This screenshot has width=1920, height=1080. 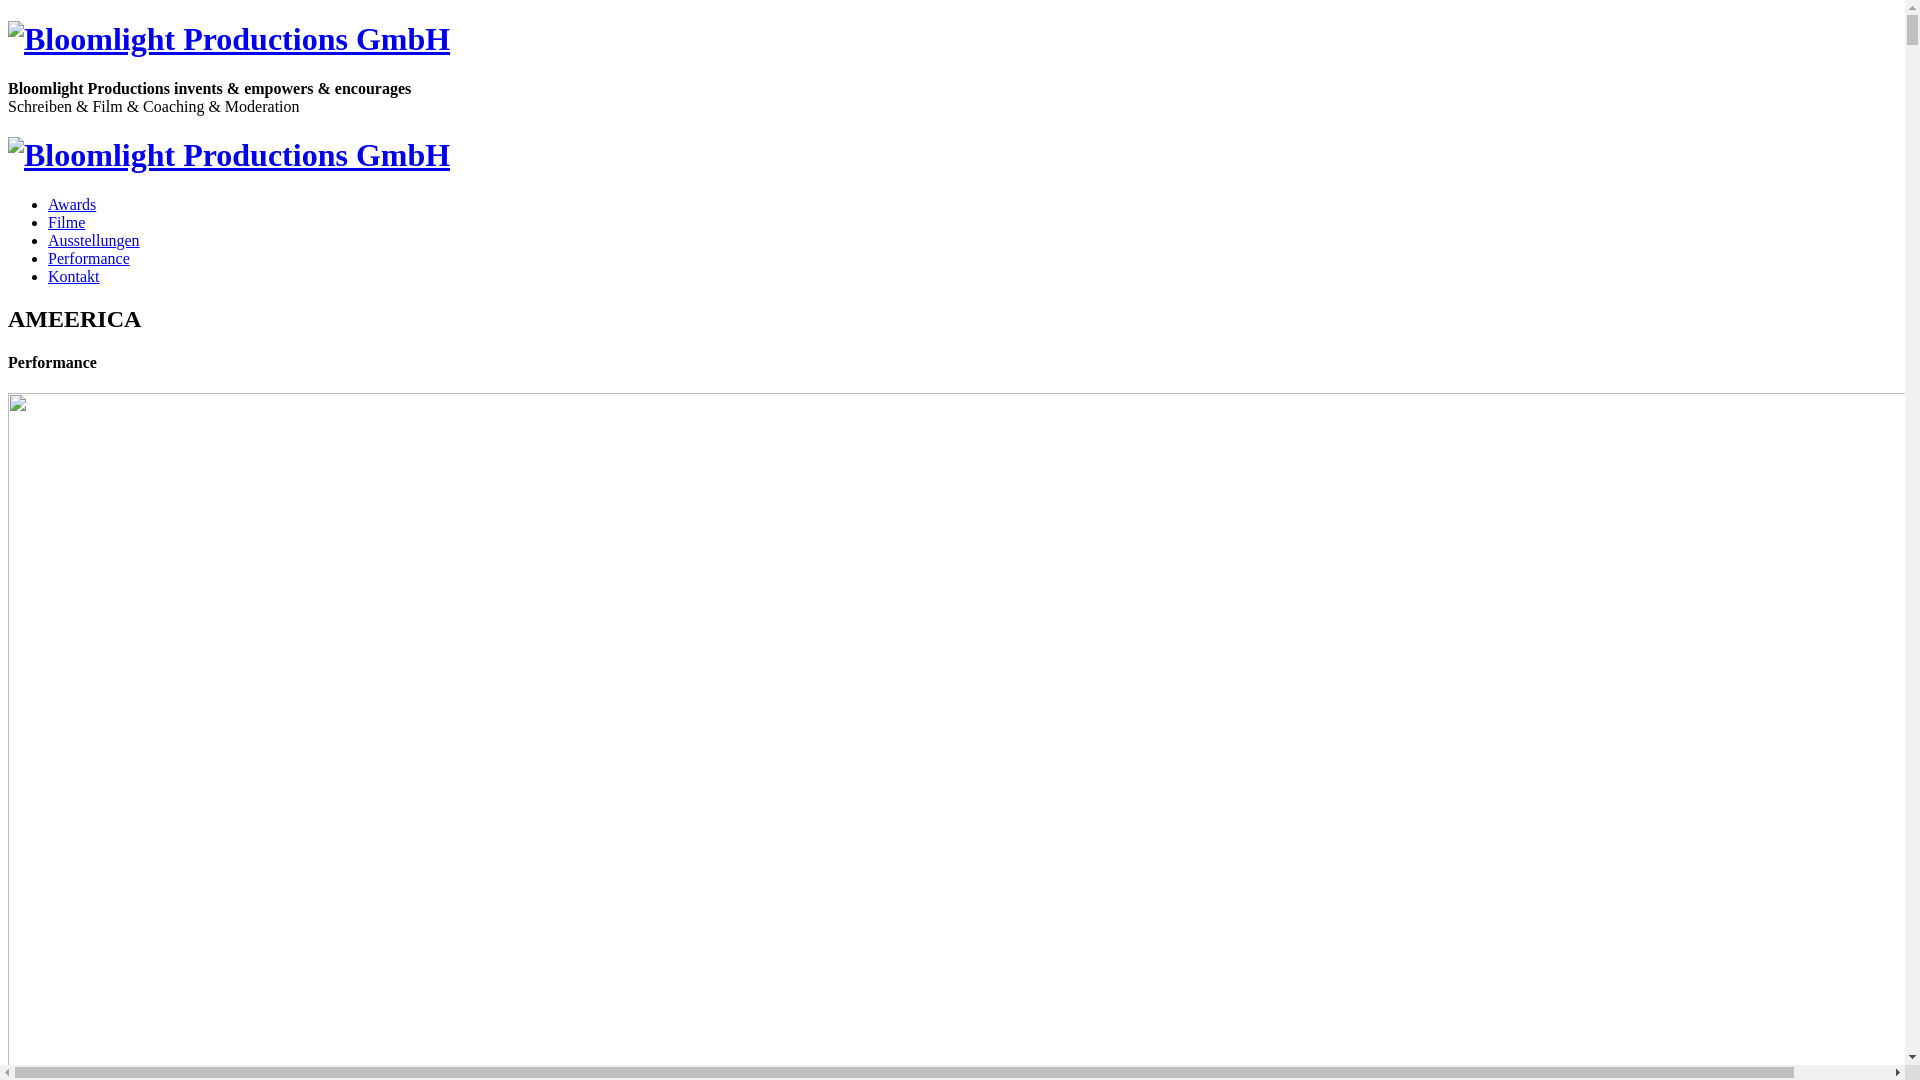 What do you see at coordinates (73, 276) in the screenshot?
I see `'Kontakt'` at bounding box center [73, 276].